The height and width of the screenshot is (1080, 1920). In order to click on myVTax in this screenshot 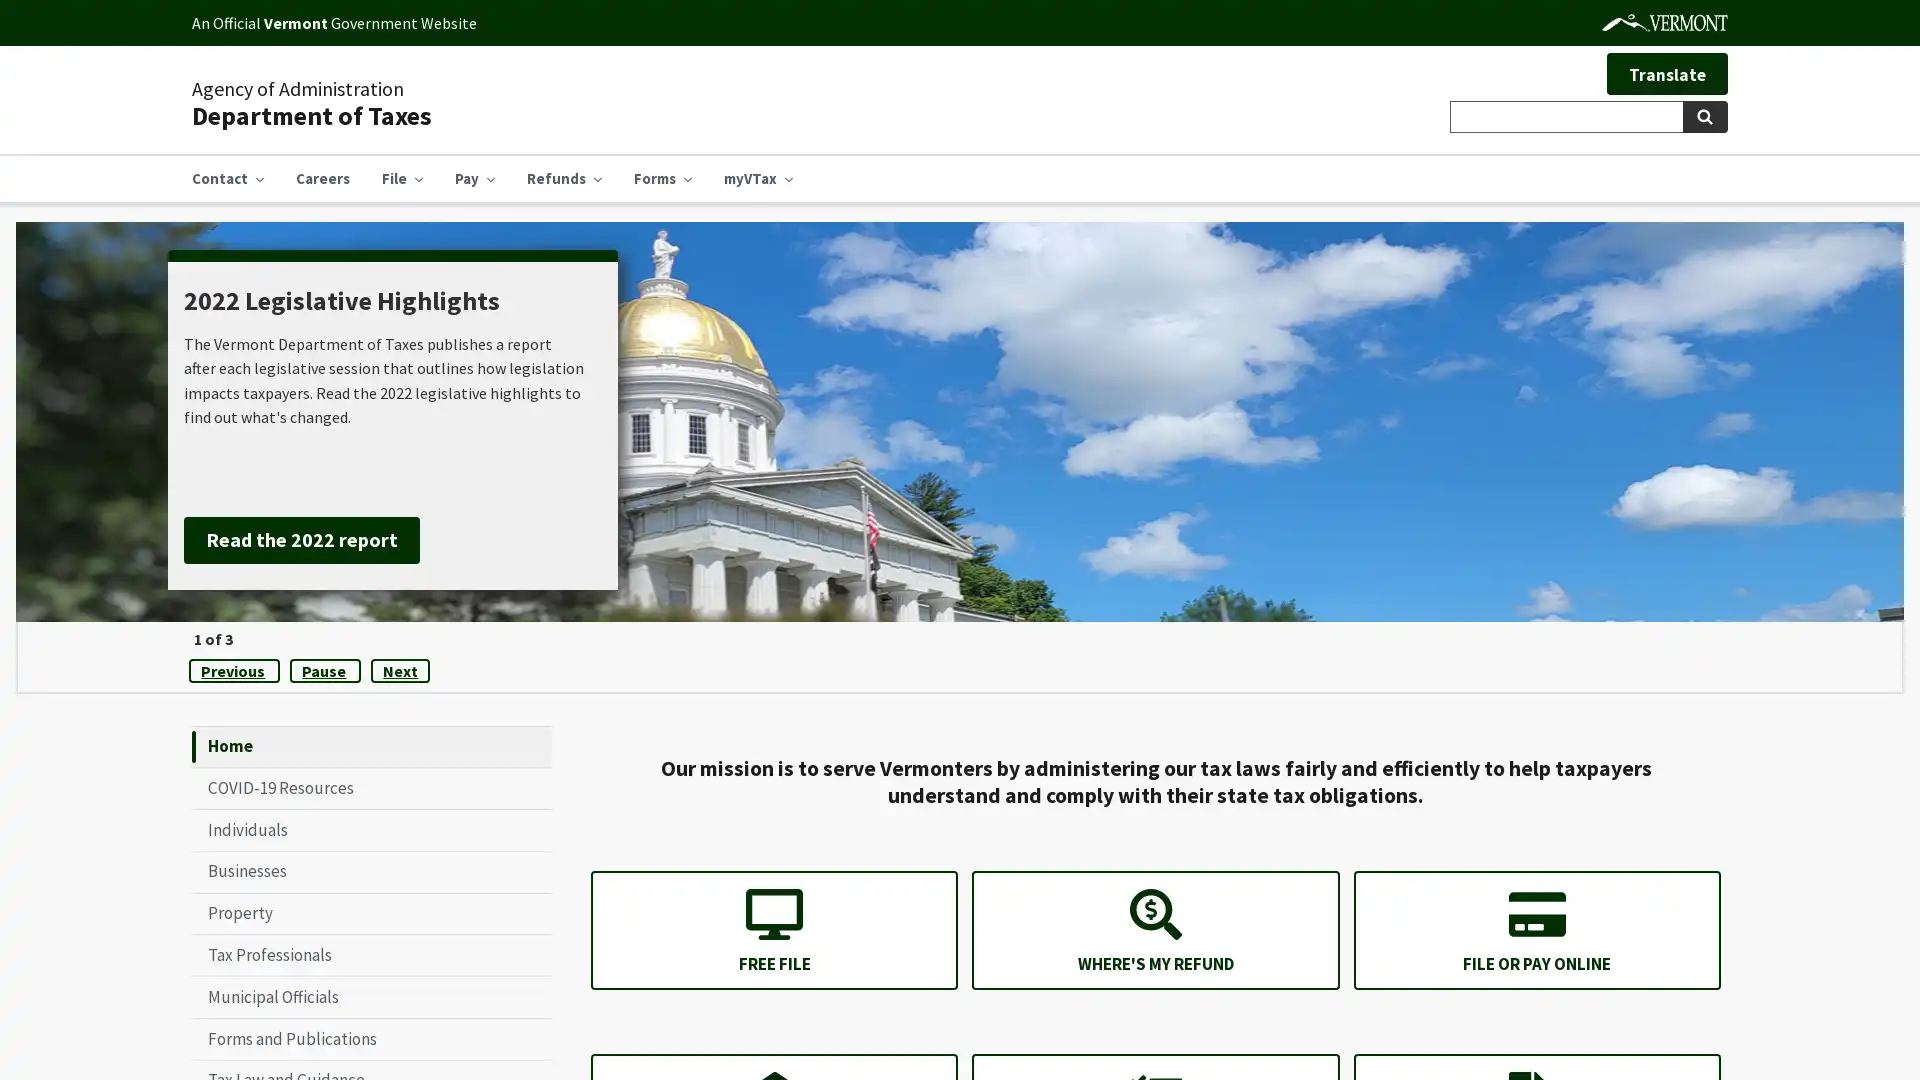, I will do `click(757, 176)`.